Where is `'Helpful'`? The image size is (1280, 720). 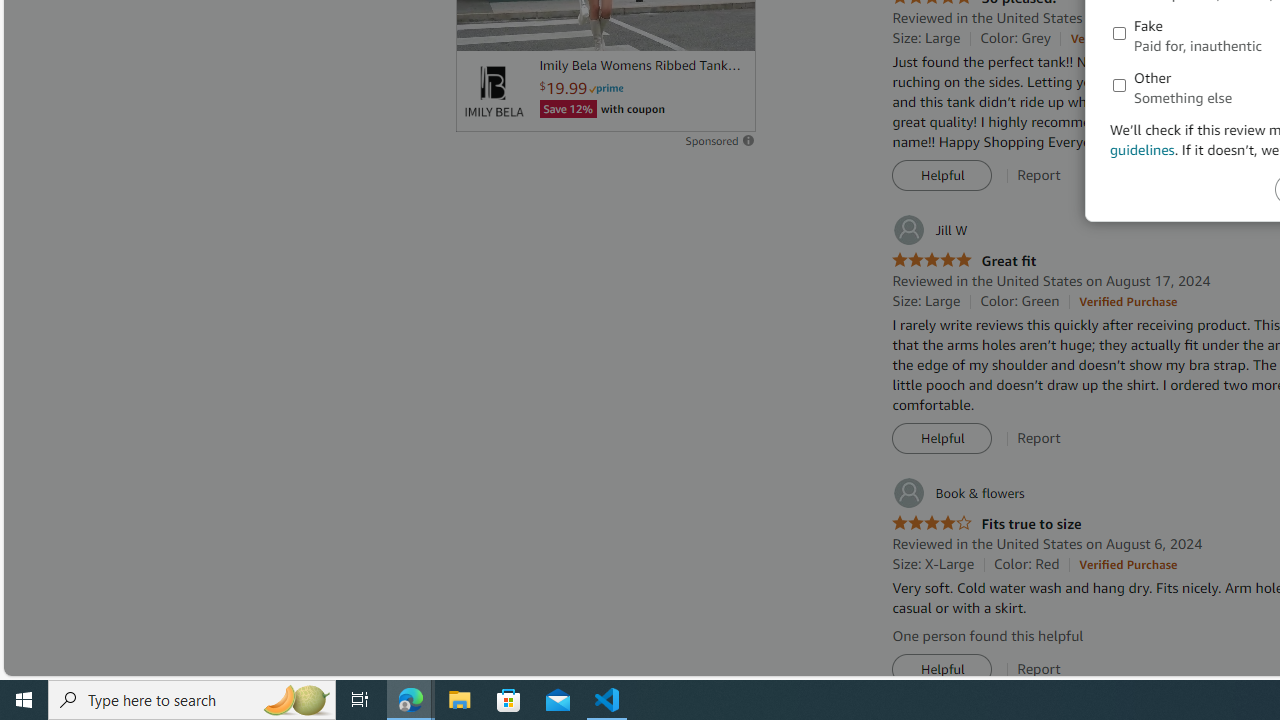
'Helpful' is located at coordinates (941, 669).